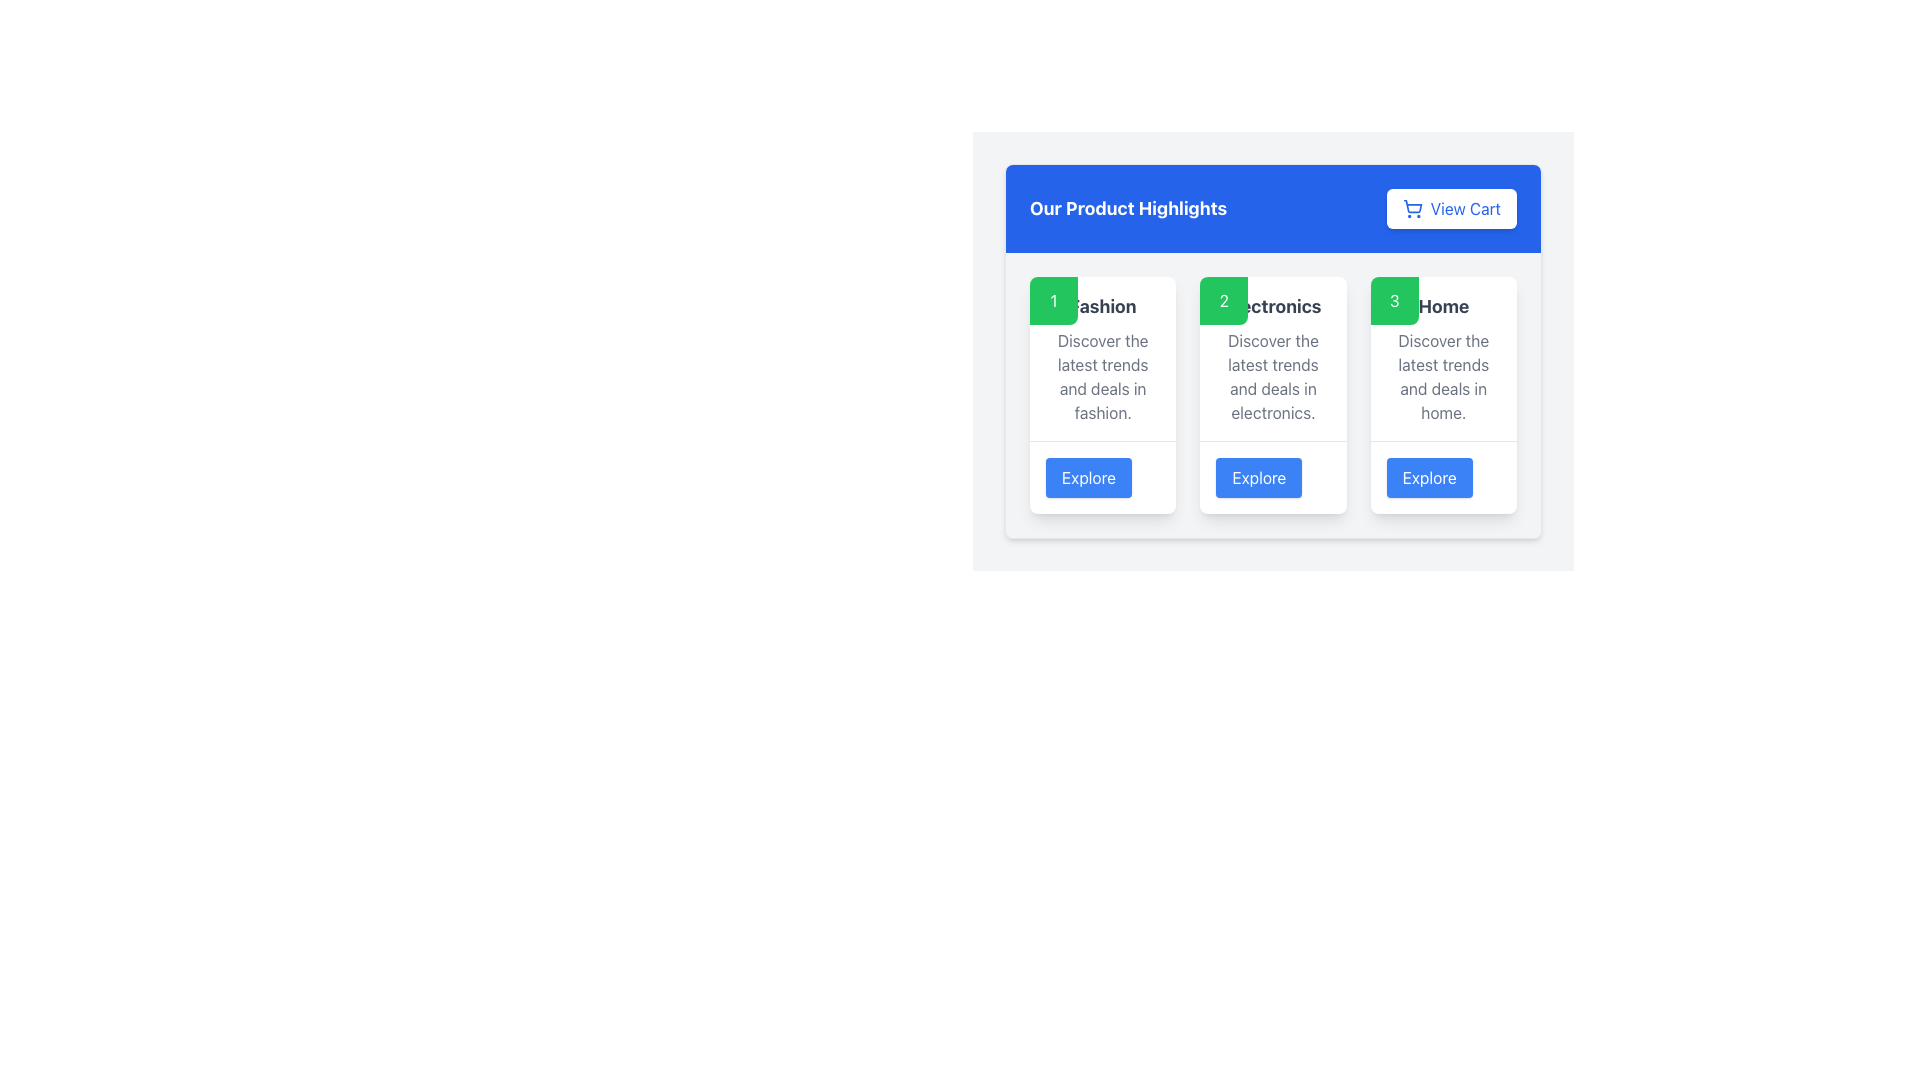 This screenshot has width=1920, height=1080. I want to click on the blue 'Explore' button with white text, located at the bottom of the first card in a grid of three cards, so click(1102, 477).